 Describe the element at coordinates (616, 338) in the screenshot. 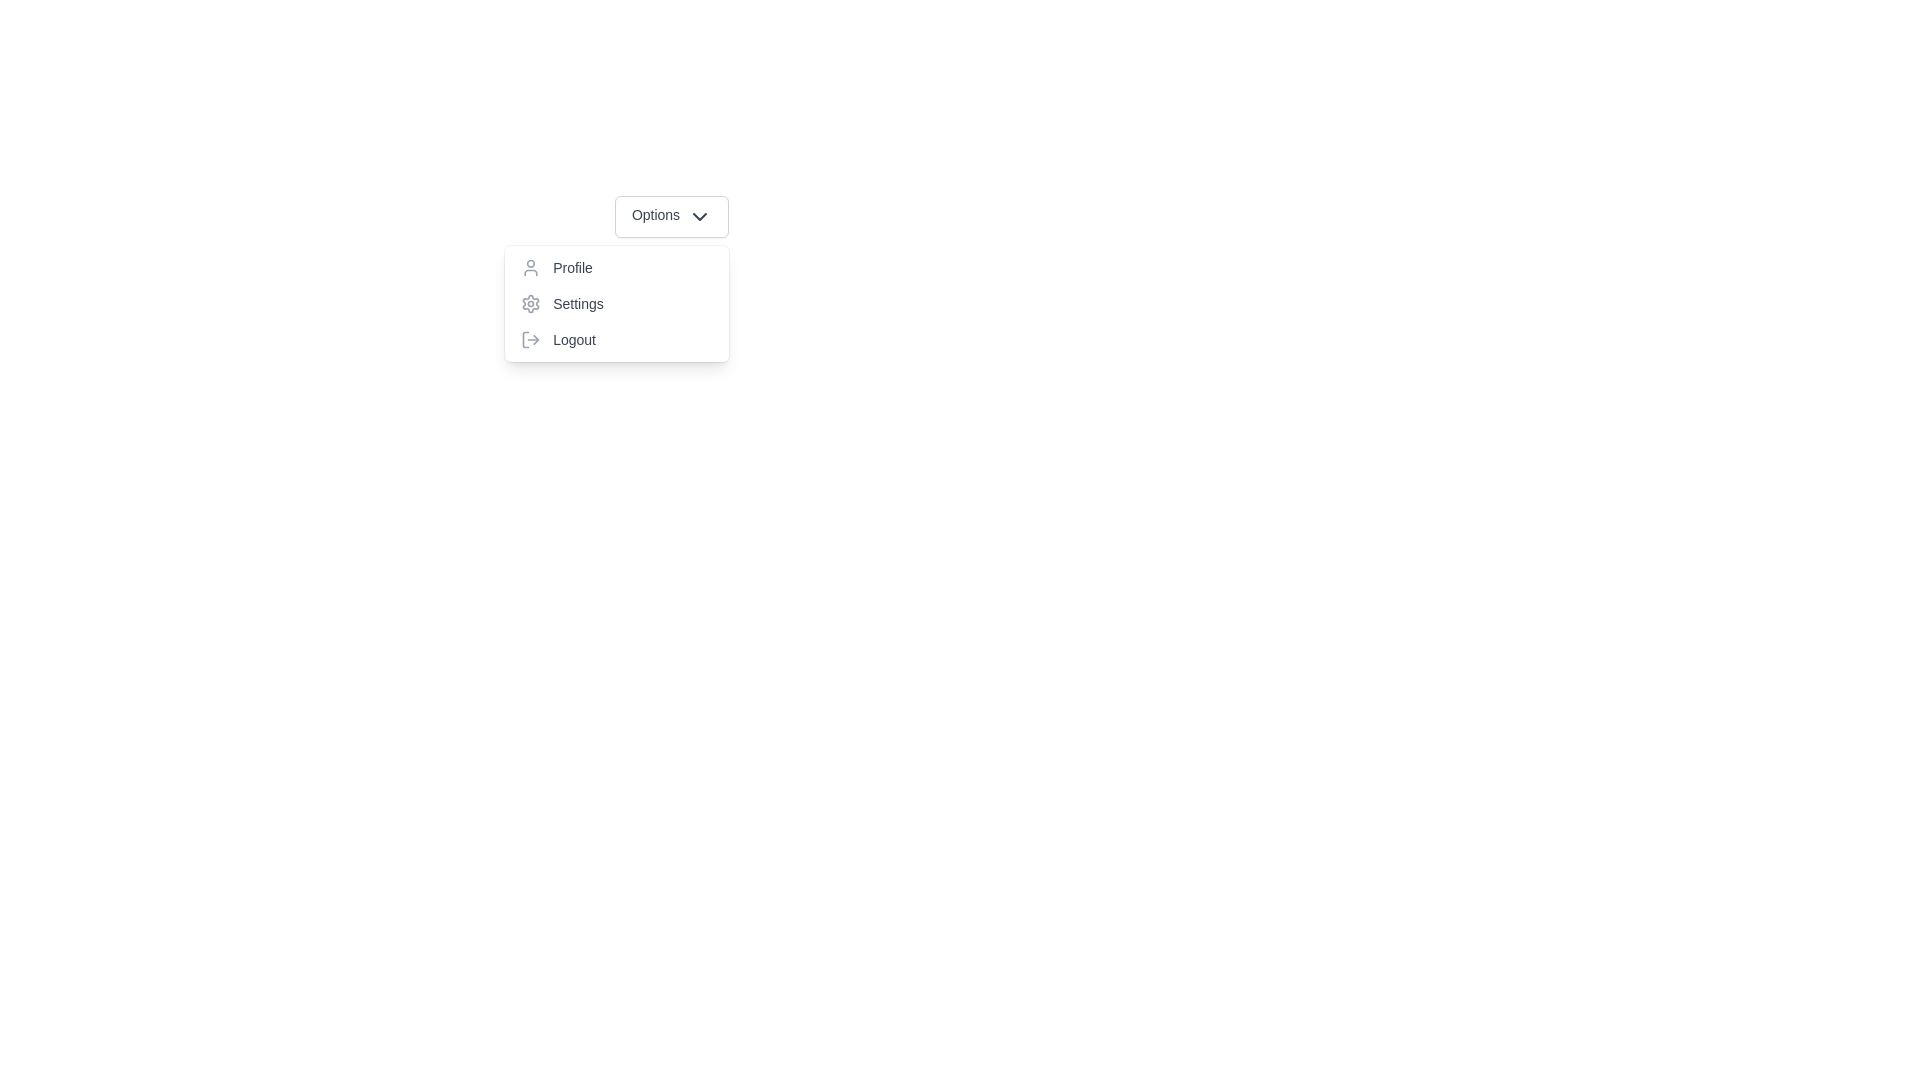

I see `the 'Logout' option in the dropdown menu` at that location.